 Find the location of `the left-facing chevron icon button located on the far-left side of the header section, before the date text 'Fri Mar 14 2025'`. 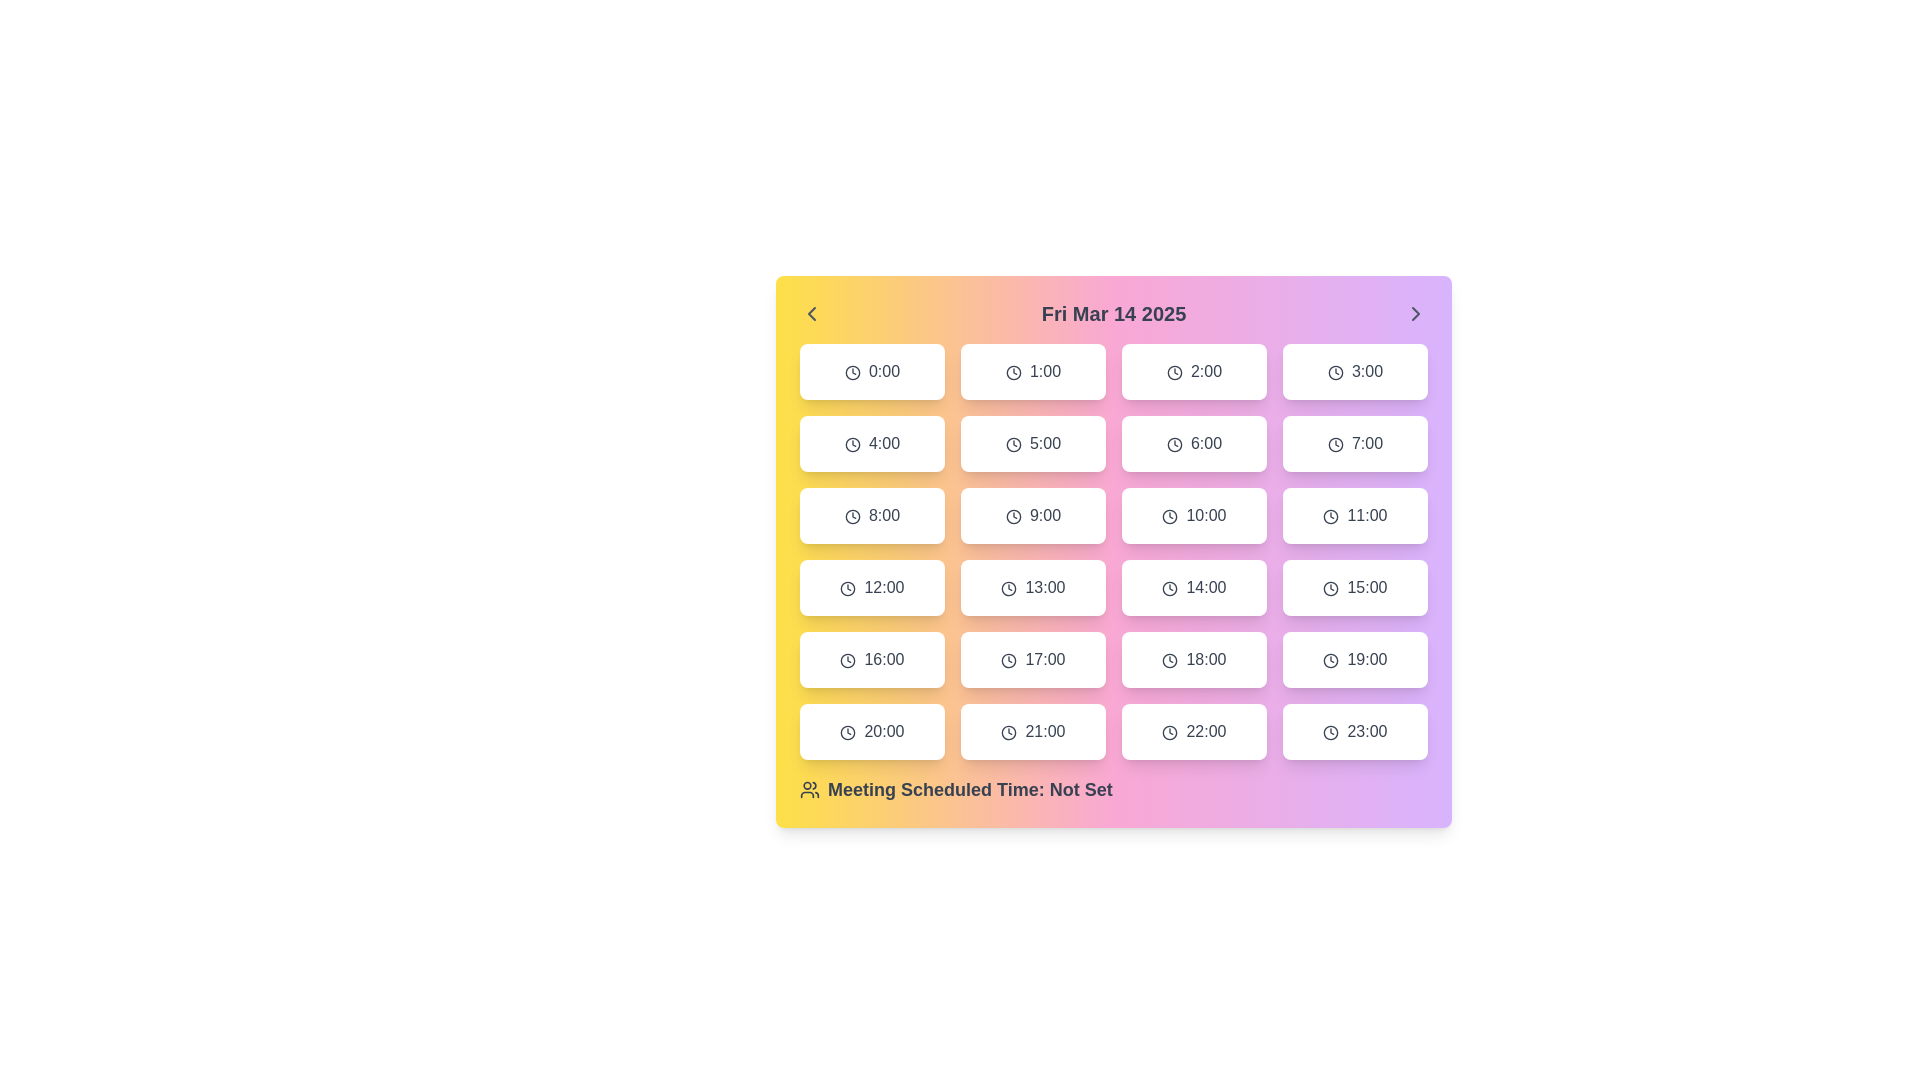

the left-facing chevron icon button located on the far-left side of the header section, before the date text 'Fri Mar 14 2025' is located at coordinates (811, 313).